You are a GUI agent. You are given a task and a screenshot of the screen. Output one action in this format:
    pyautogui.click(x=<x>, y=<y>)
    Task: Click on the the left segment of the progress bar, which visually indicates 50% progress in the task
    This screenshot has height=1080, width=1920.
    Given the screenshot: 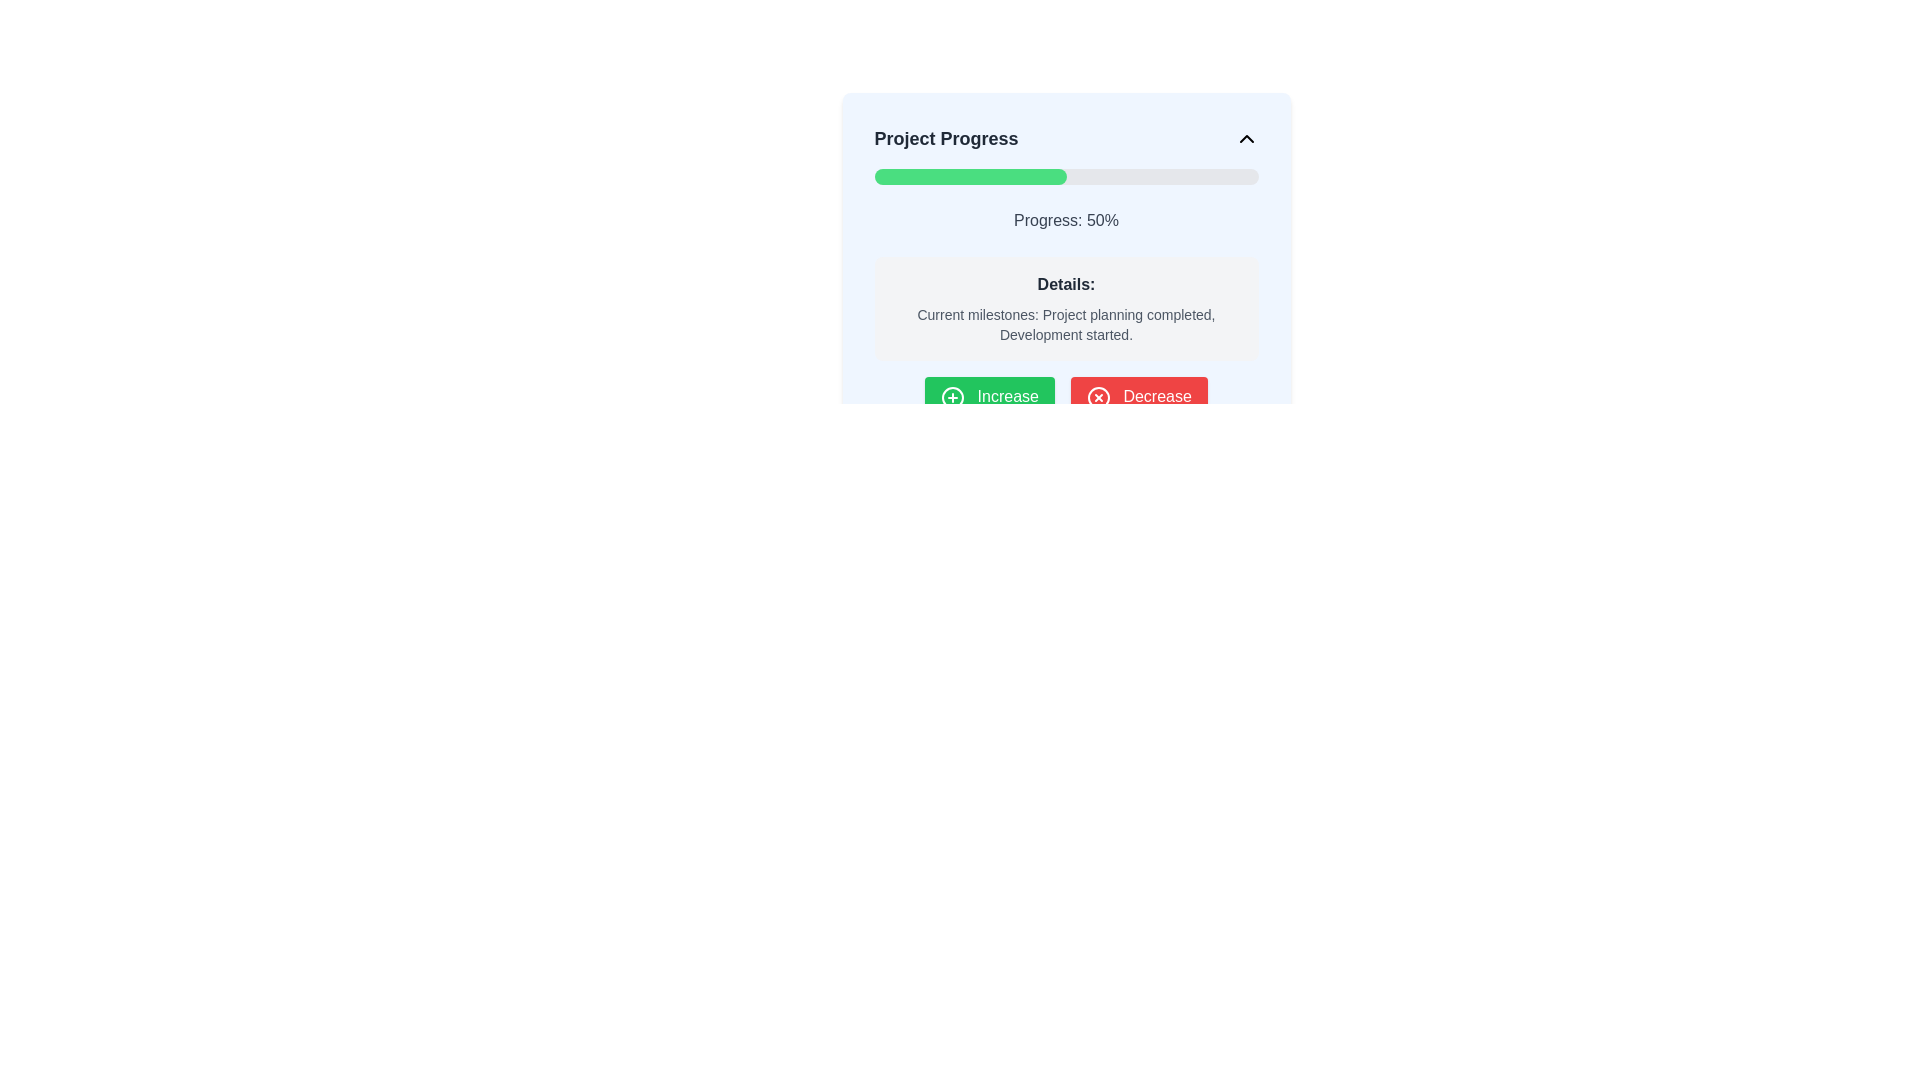 What is the action you would take?
    pyautogui.click(x=970, y=176)
    